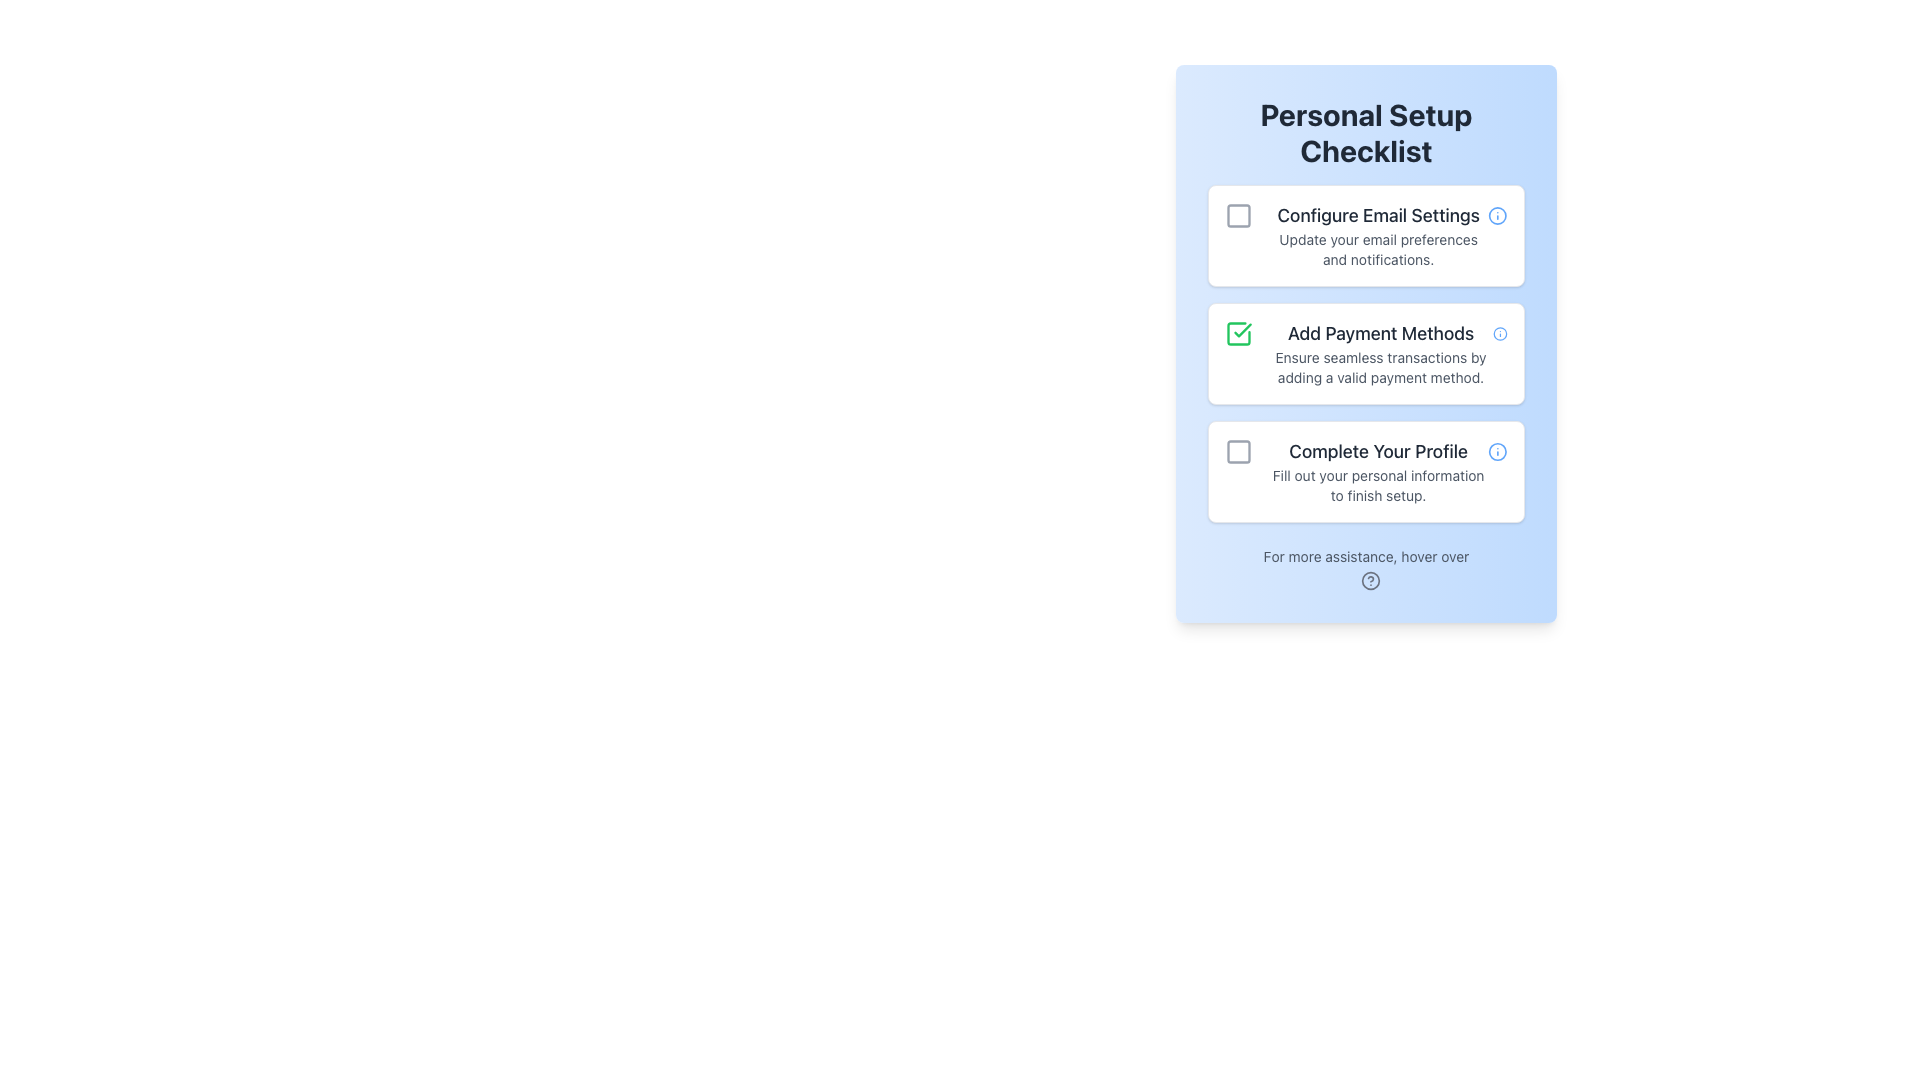  Describe the element at coordinates (1365, 569) in the screenshot. I see `the help icon located in the bottom section of the checklist card` at that location.